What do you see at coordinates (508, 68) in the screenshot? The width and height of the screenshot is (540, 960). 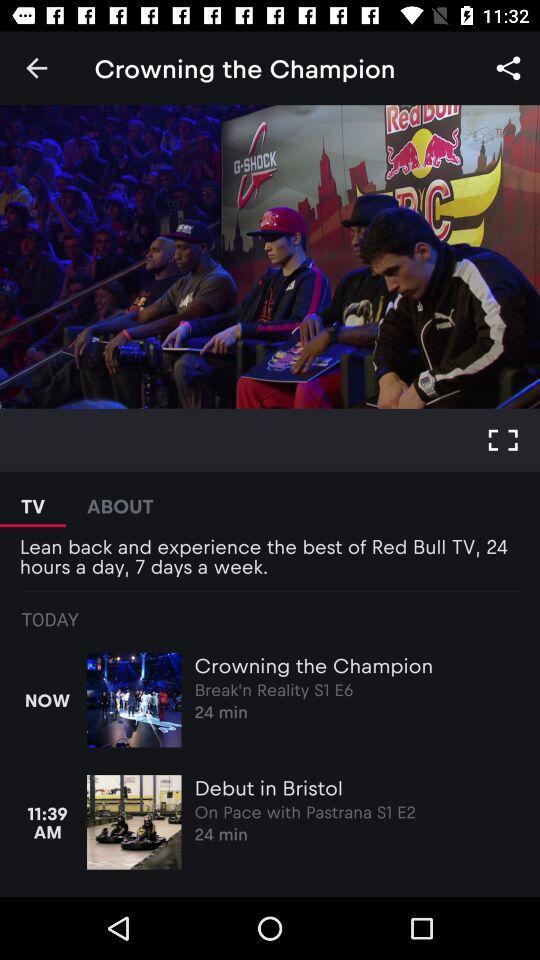 I see `the button which is to the immediate right of crowning the champion in the header` at bounding box center [508, 68].